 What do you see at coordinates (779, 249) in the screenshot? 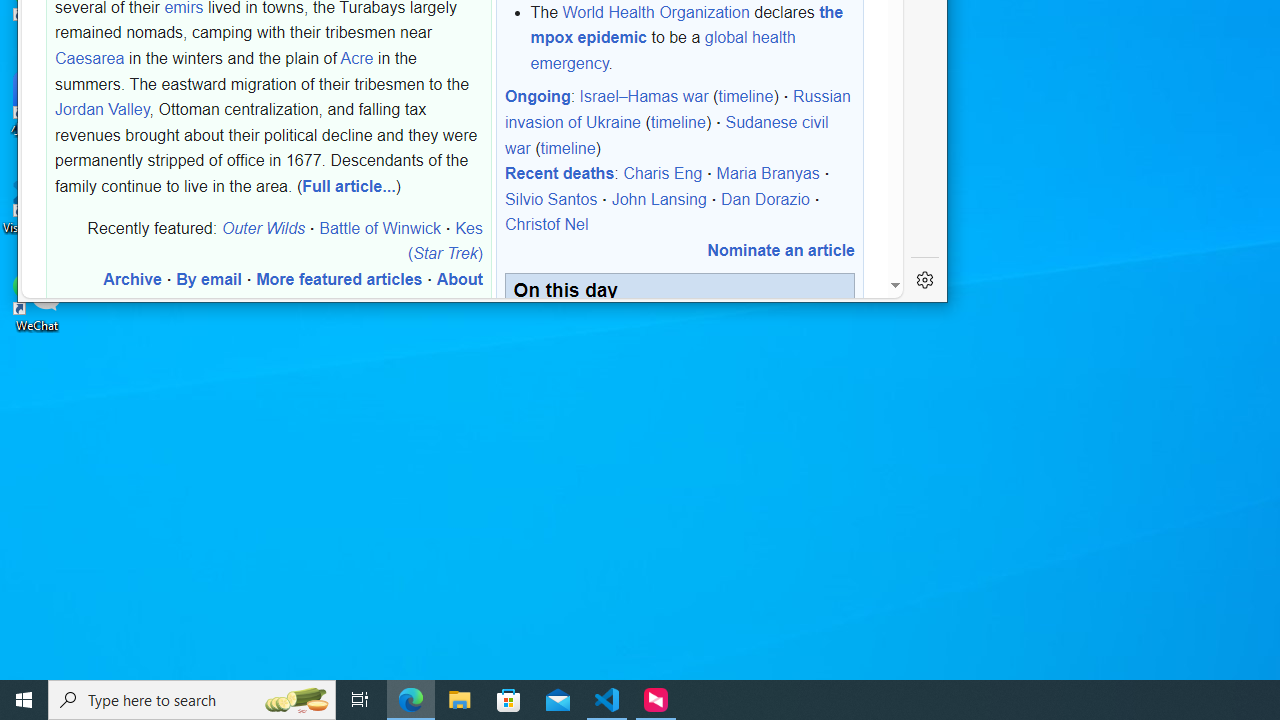
I see `'Nominate an article'` at bounding box center [779, 249].